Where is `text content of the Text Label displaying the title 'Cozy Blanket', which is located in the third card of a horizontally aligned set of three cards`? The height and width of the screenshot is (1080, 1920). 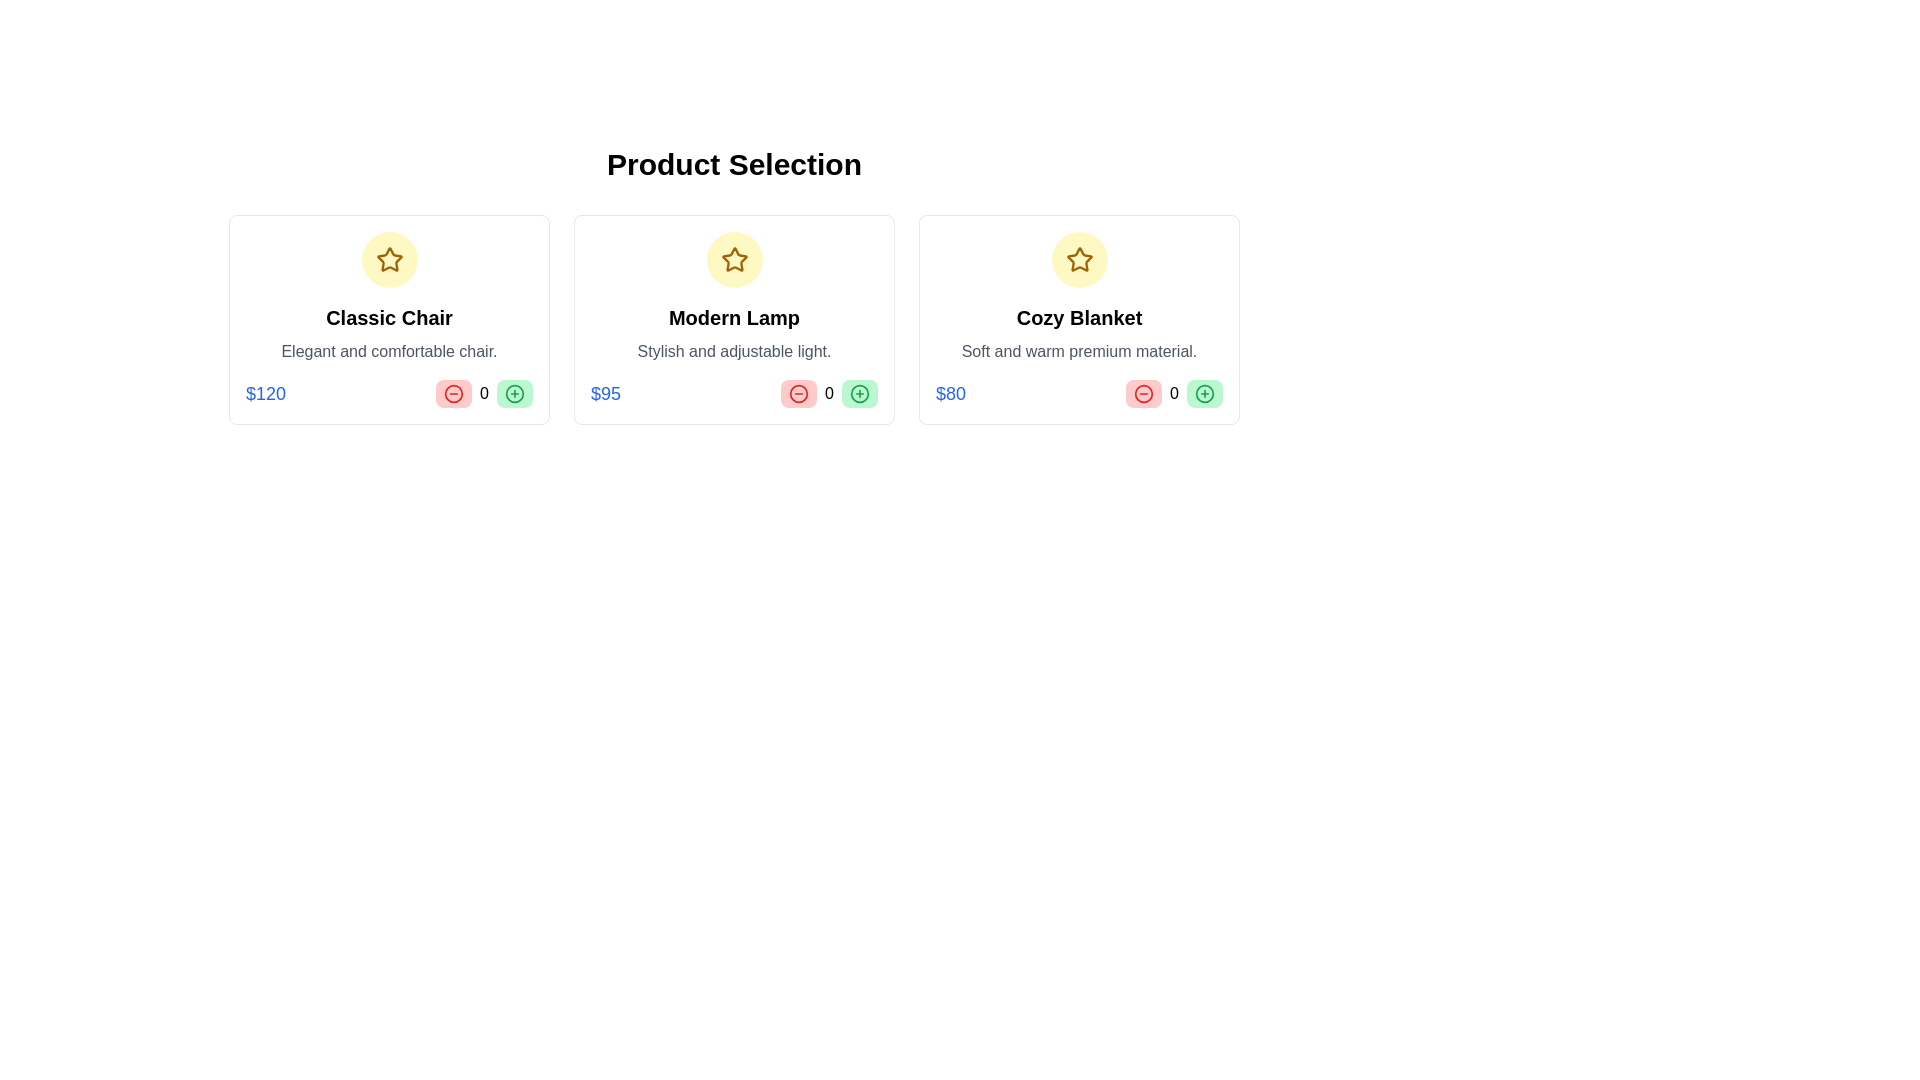
text content of the Text Label displaying the title 'Cozy Blanket', which is located in the third card of a horizontally aligned set of three cards is located at coordinates (1078, 316).